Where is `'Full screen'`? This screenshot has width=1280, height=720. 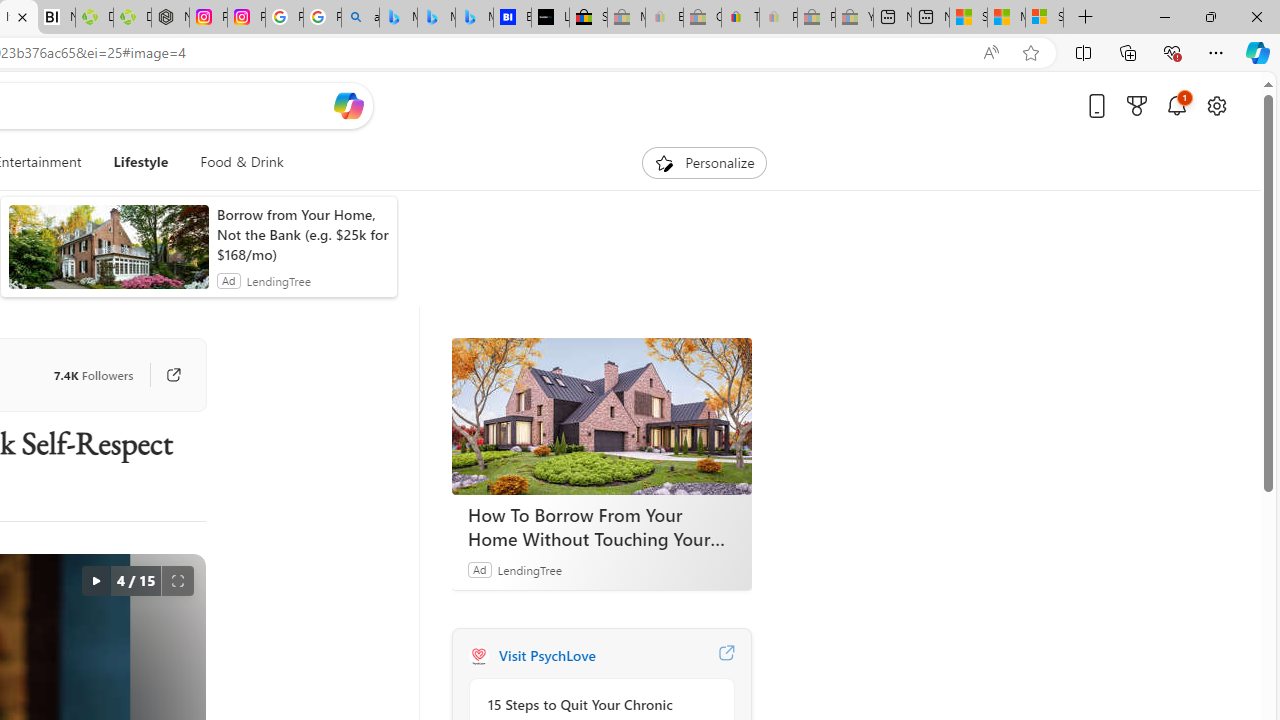 'Full screen' is located at coordinates (177, 581).